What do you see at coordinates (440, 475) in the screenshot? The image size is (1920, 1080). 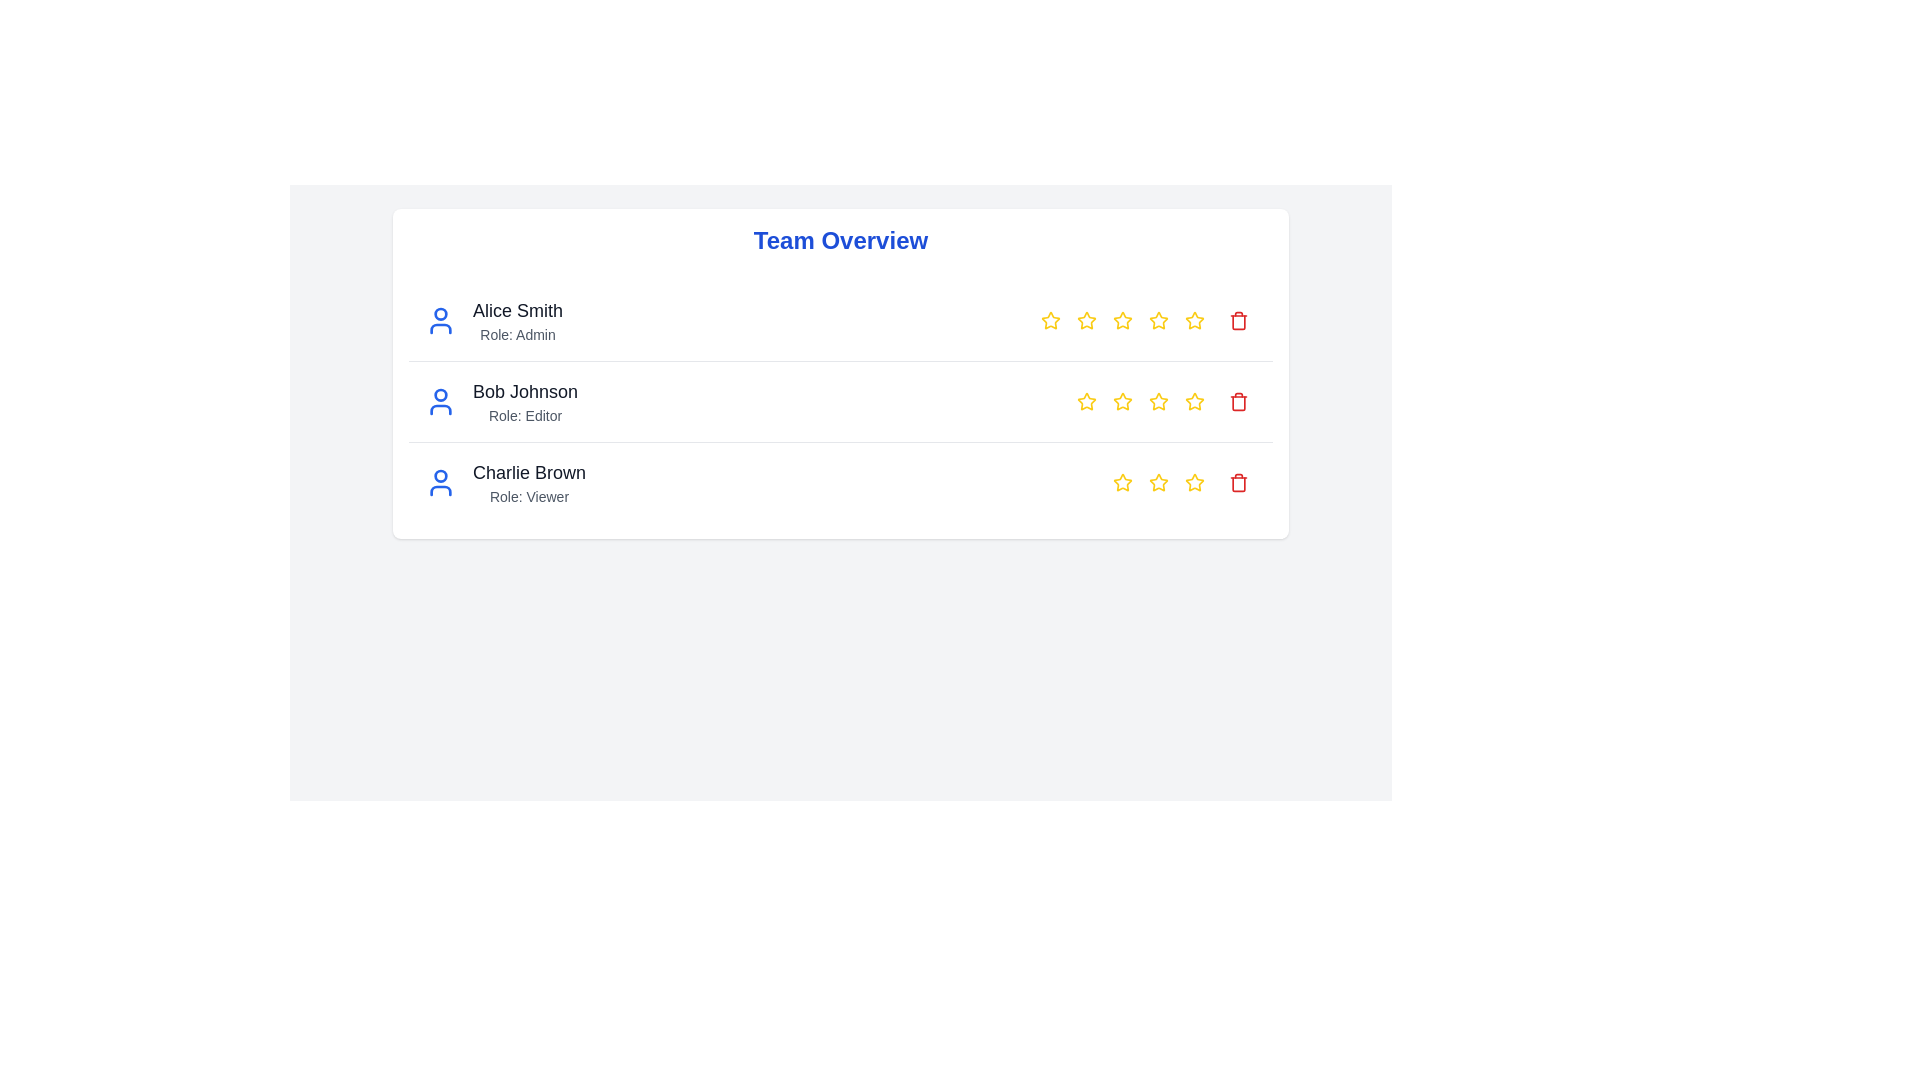 I see `the SVG circle element with a blue outline located within the avatar icon associated with the user entry labeled 'Charlie Brown' in the third row of the user list` at bounding box center [440, 475].